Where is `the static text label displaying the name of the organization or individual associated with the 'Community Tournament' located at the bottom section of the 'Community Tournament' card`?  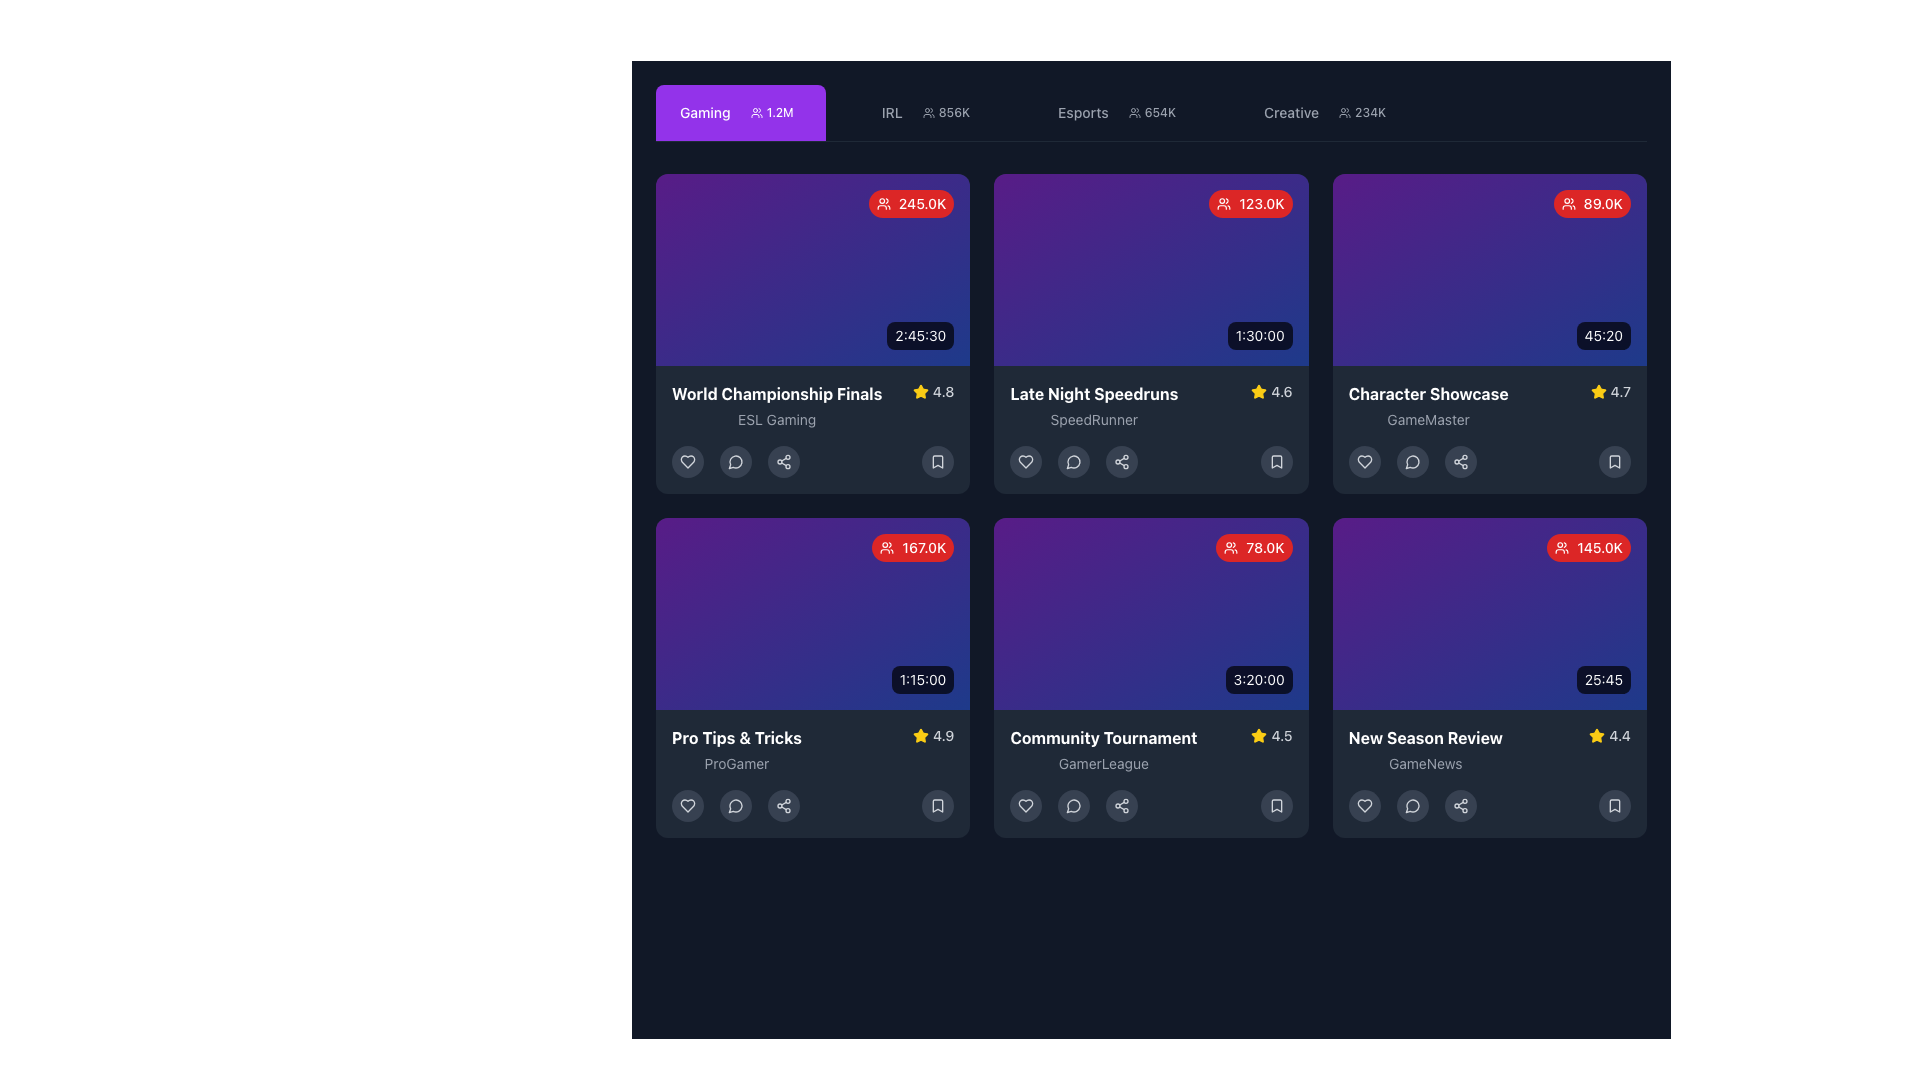
the static text label displaying the name of the organization or individual associated with the 'Community Tournament' located at the bottom section of the 'Community Tournament' card is located at coordinates (1102, 763).